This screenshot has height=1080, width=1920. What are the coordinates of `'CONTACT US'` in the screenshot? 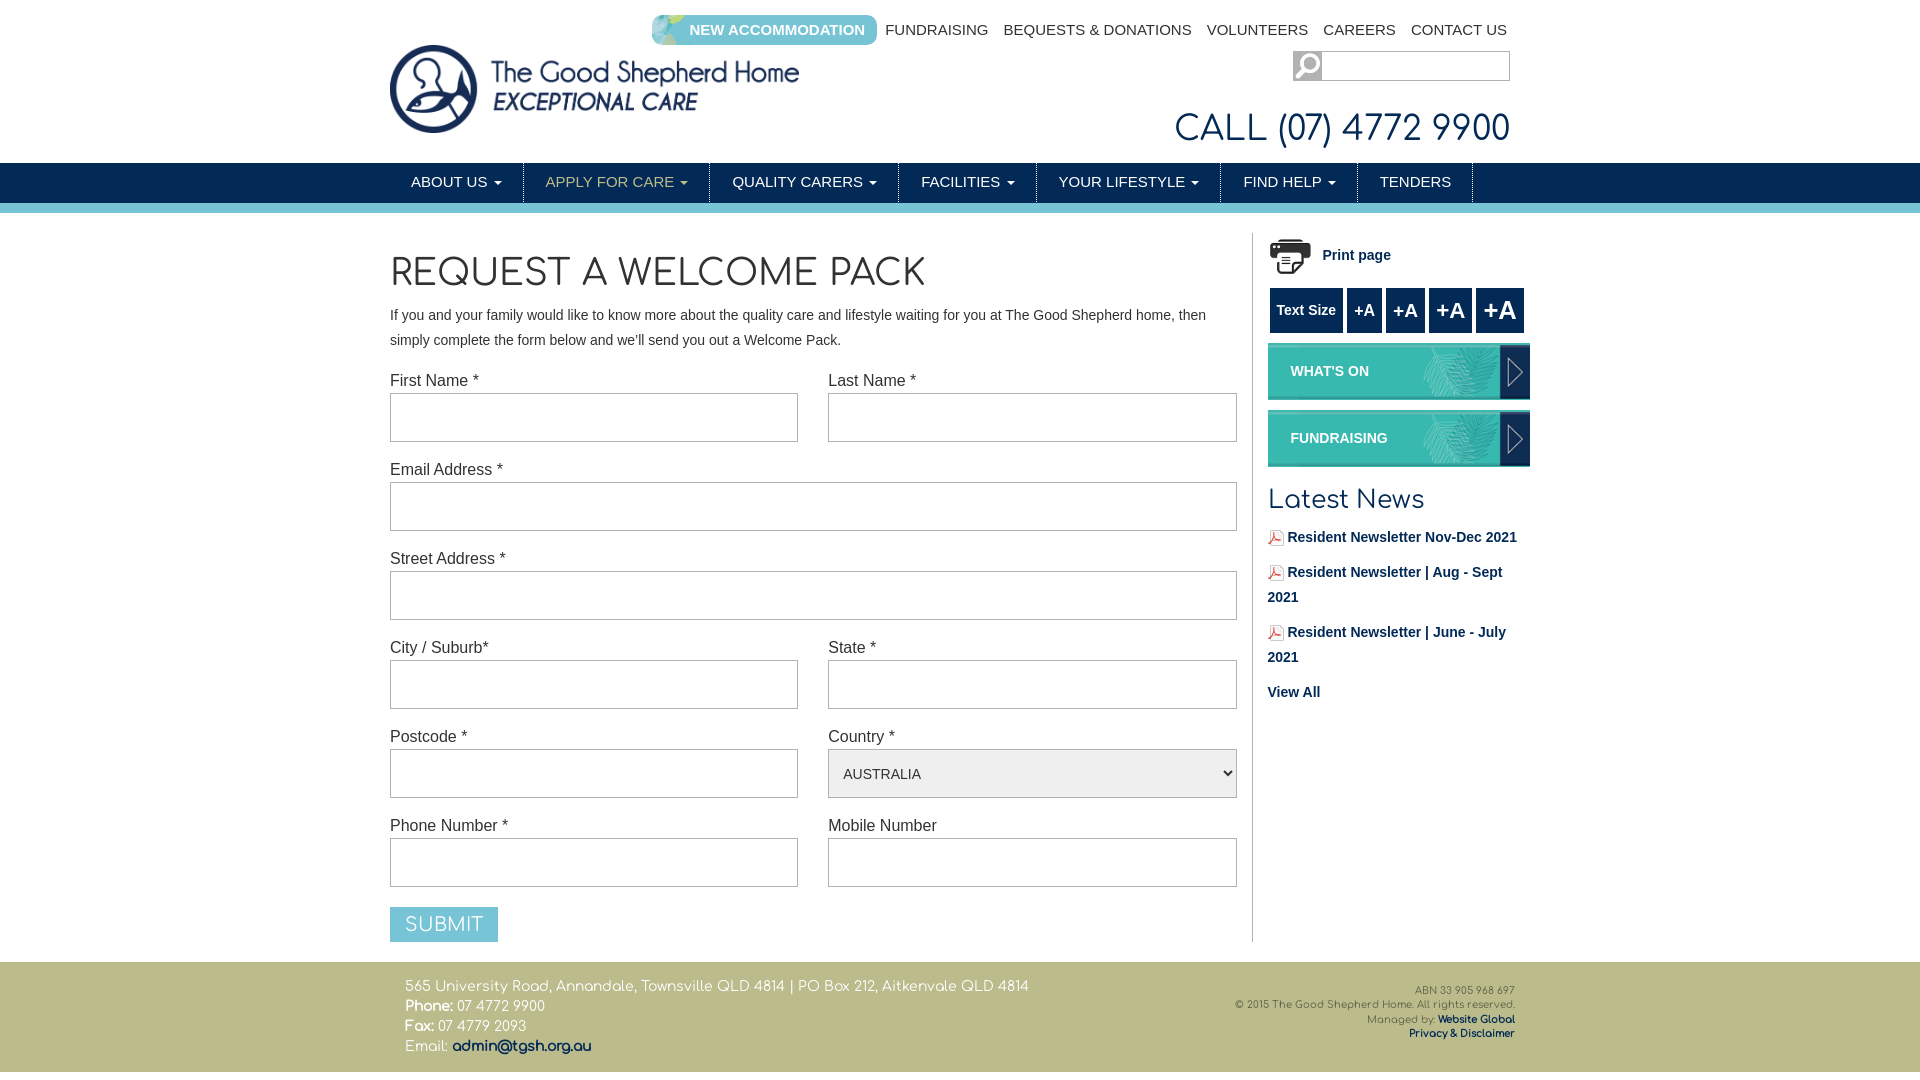 It's located at (1459, 30).